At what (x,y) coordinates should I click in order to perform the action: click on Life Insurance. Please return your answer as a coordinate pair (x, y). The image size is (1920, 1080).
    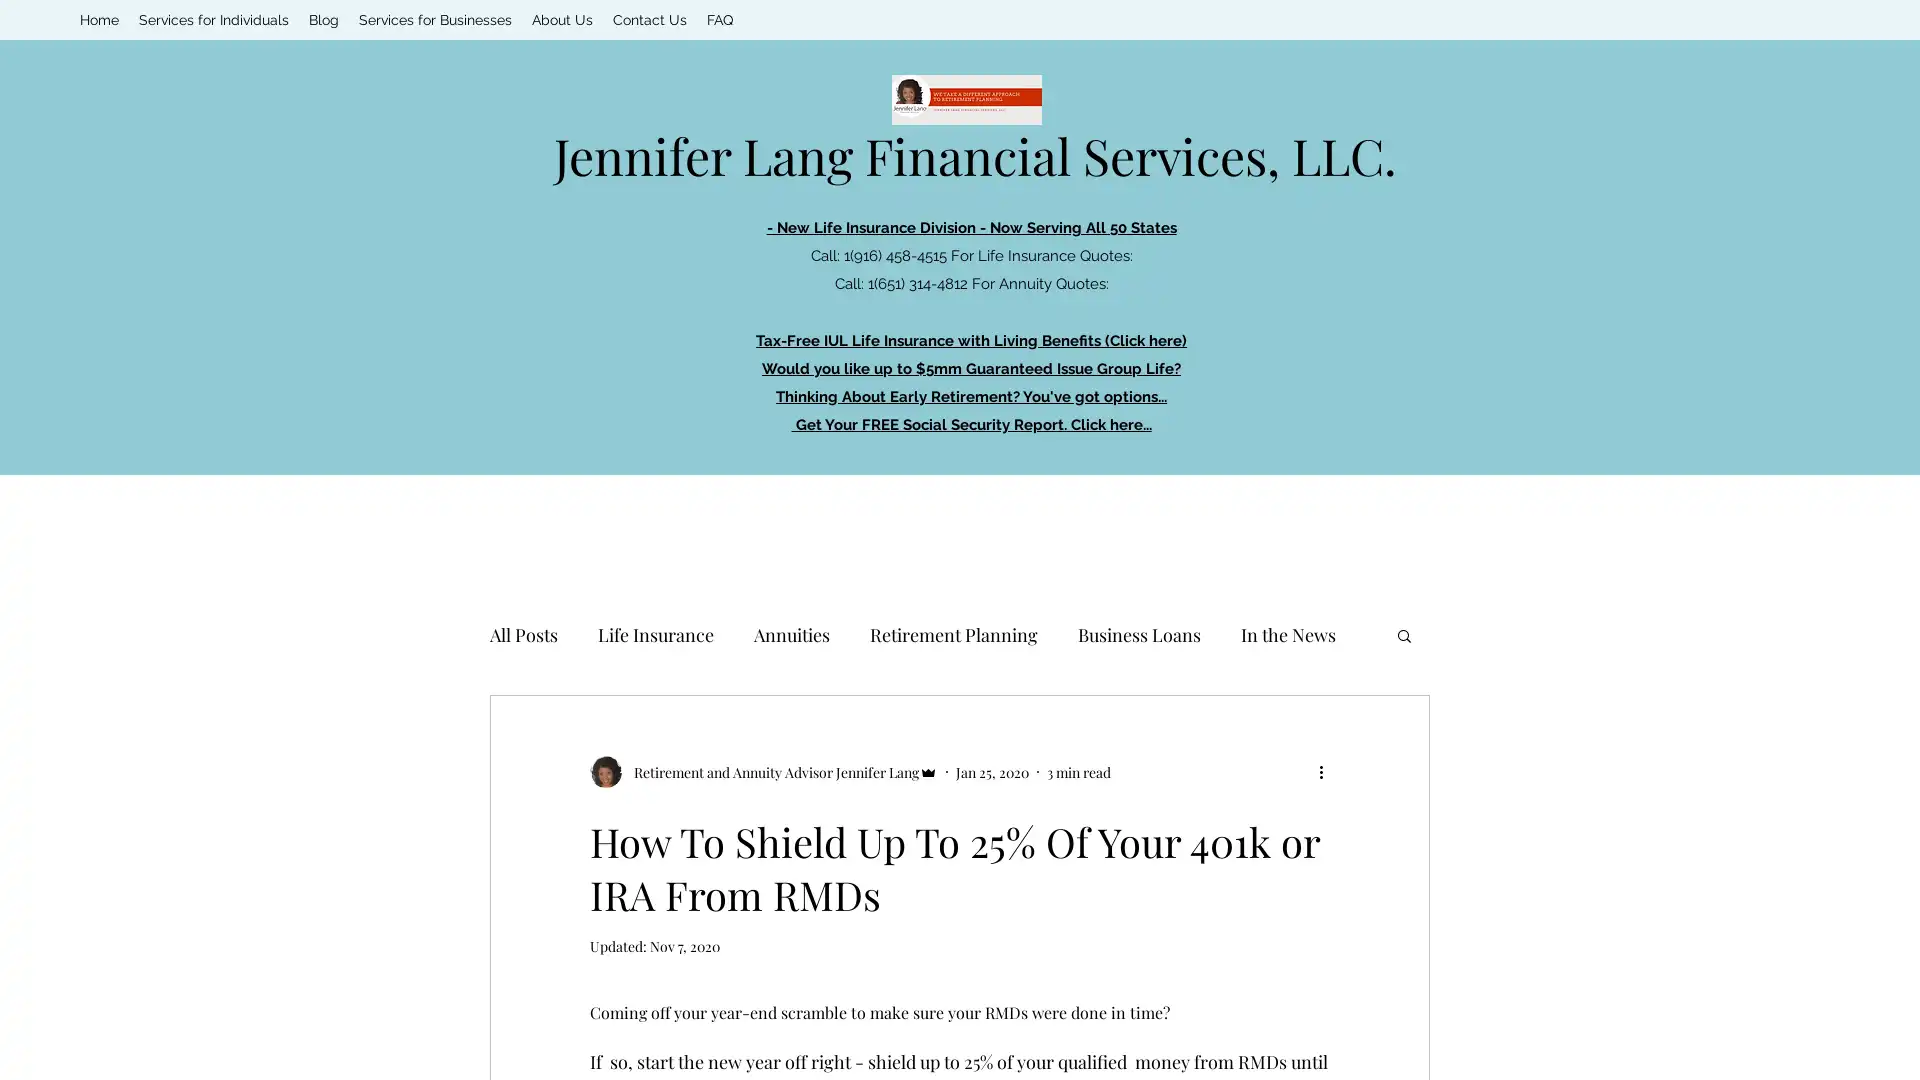
    Looking at the image, I should click on (656, 635).